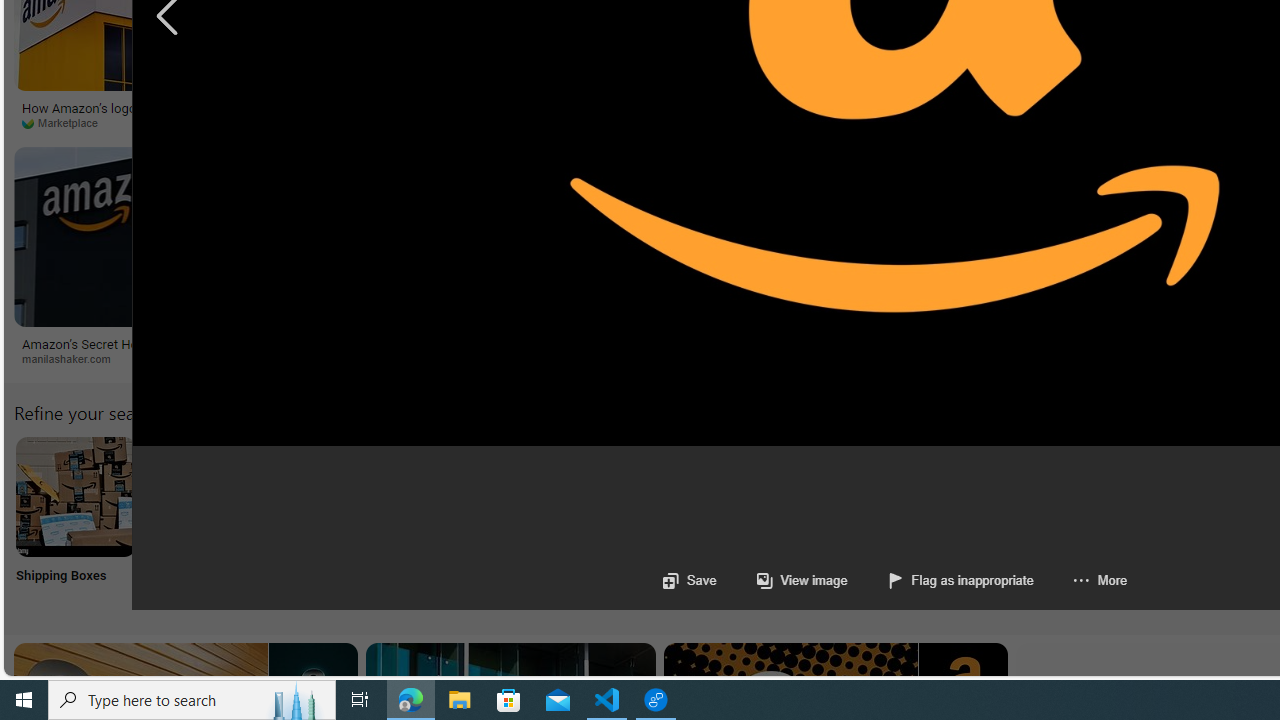 This screenshot has height=720, width=1280. Describe the element at coordinates (75, 521) in the screenshot. I see `'Amazon Shipping Boxes Shipping Boxes'` at that location.